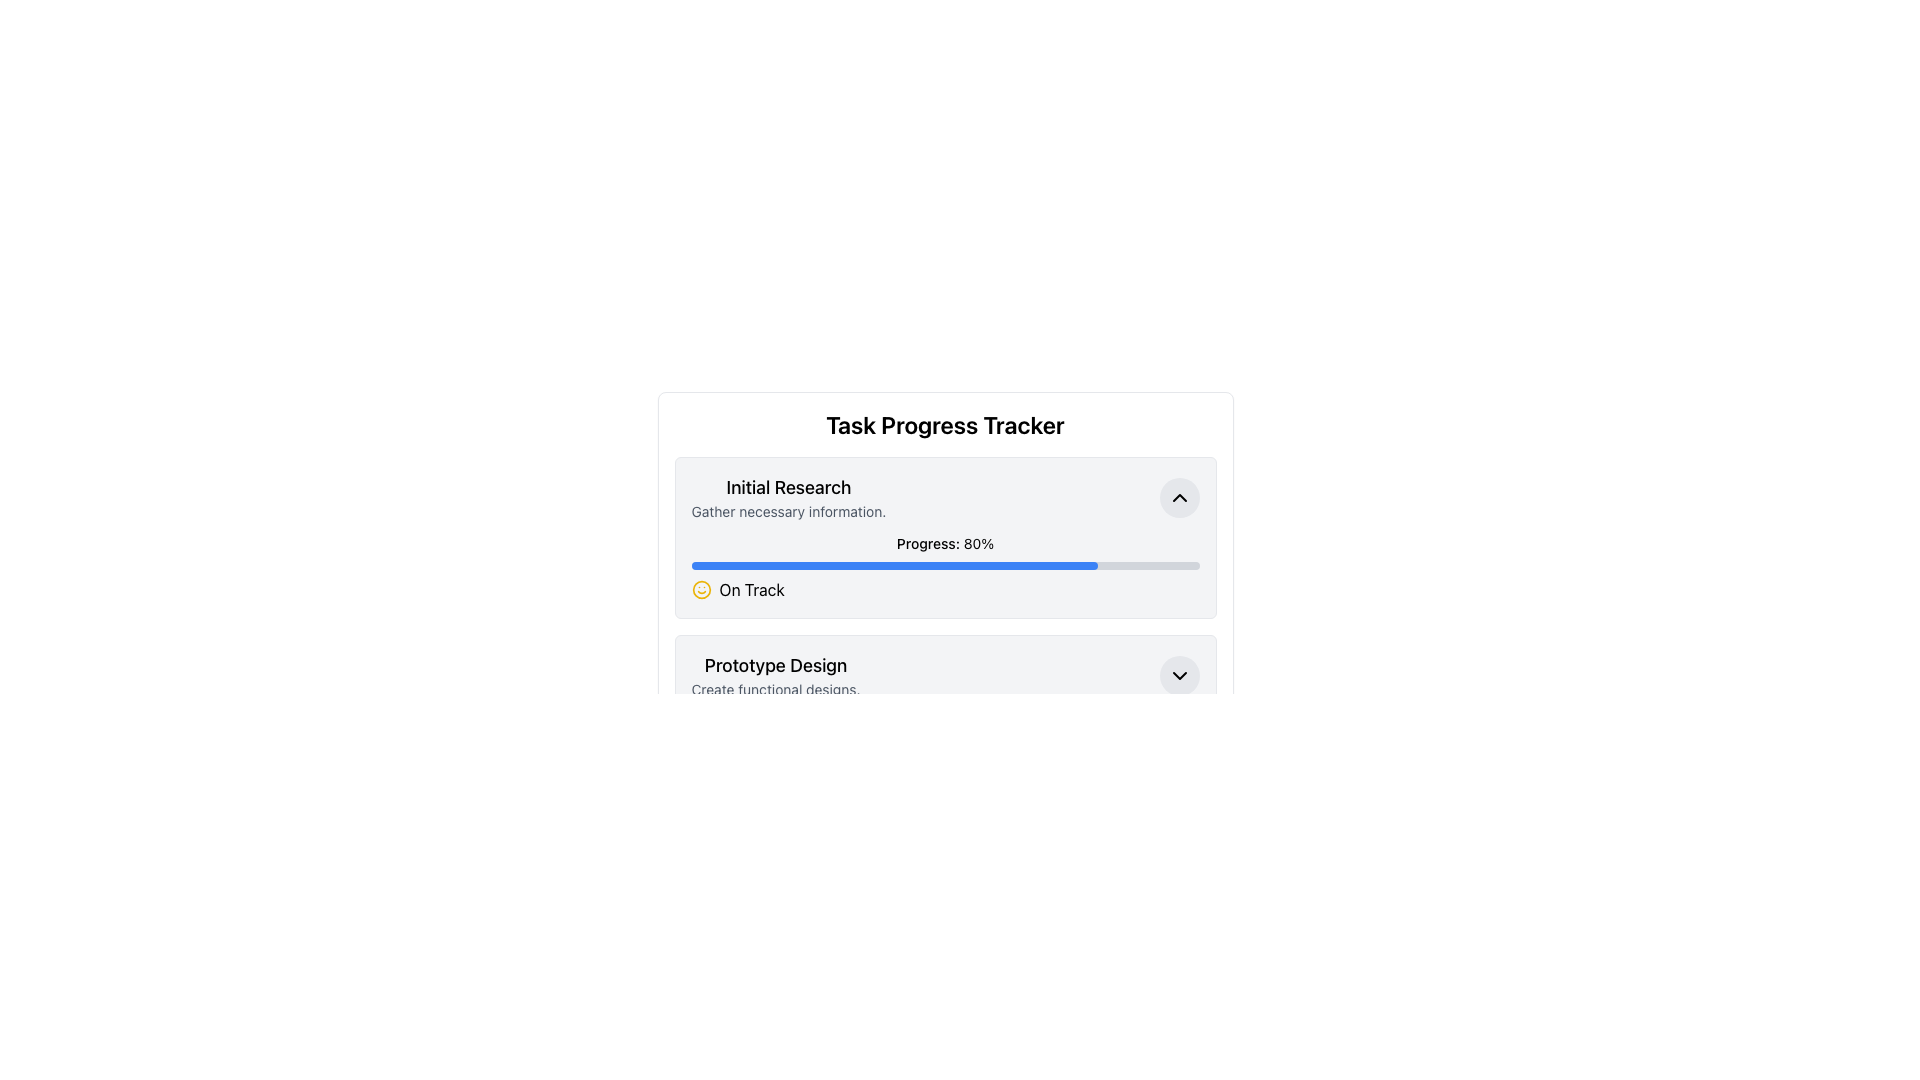  What do you see at coordinates (775, 689) in the screenshot?
I see `the text line displaying 'Create functional designs.' which is located beneath the 'Prototype Design' heading` at bounding box center [775, 689].